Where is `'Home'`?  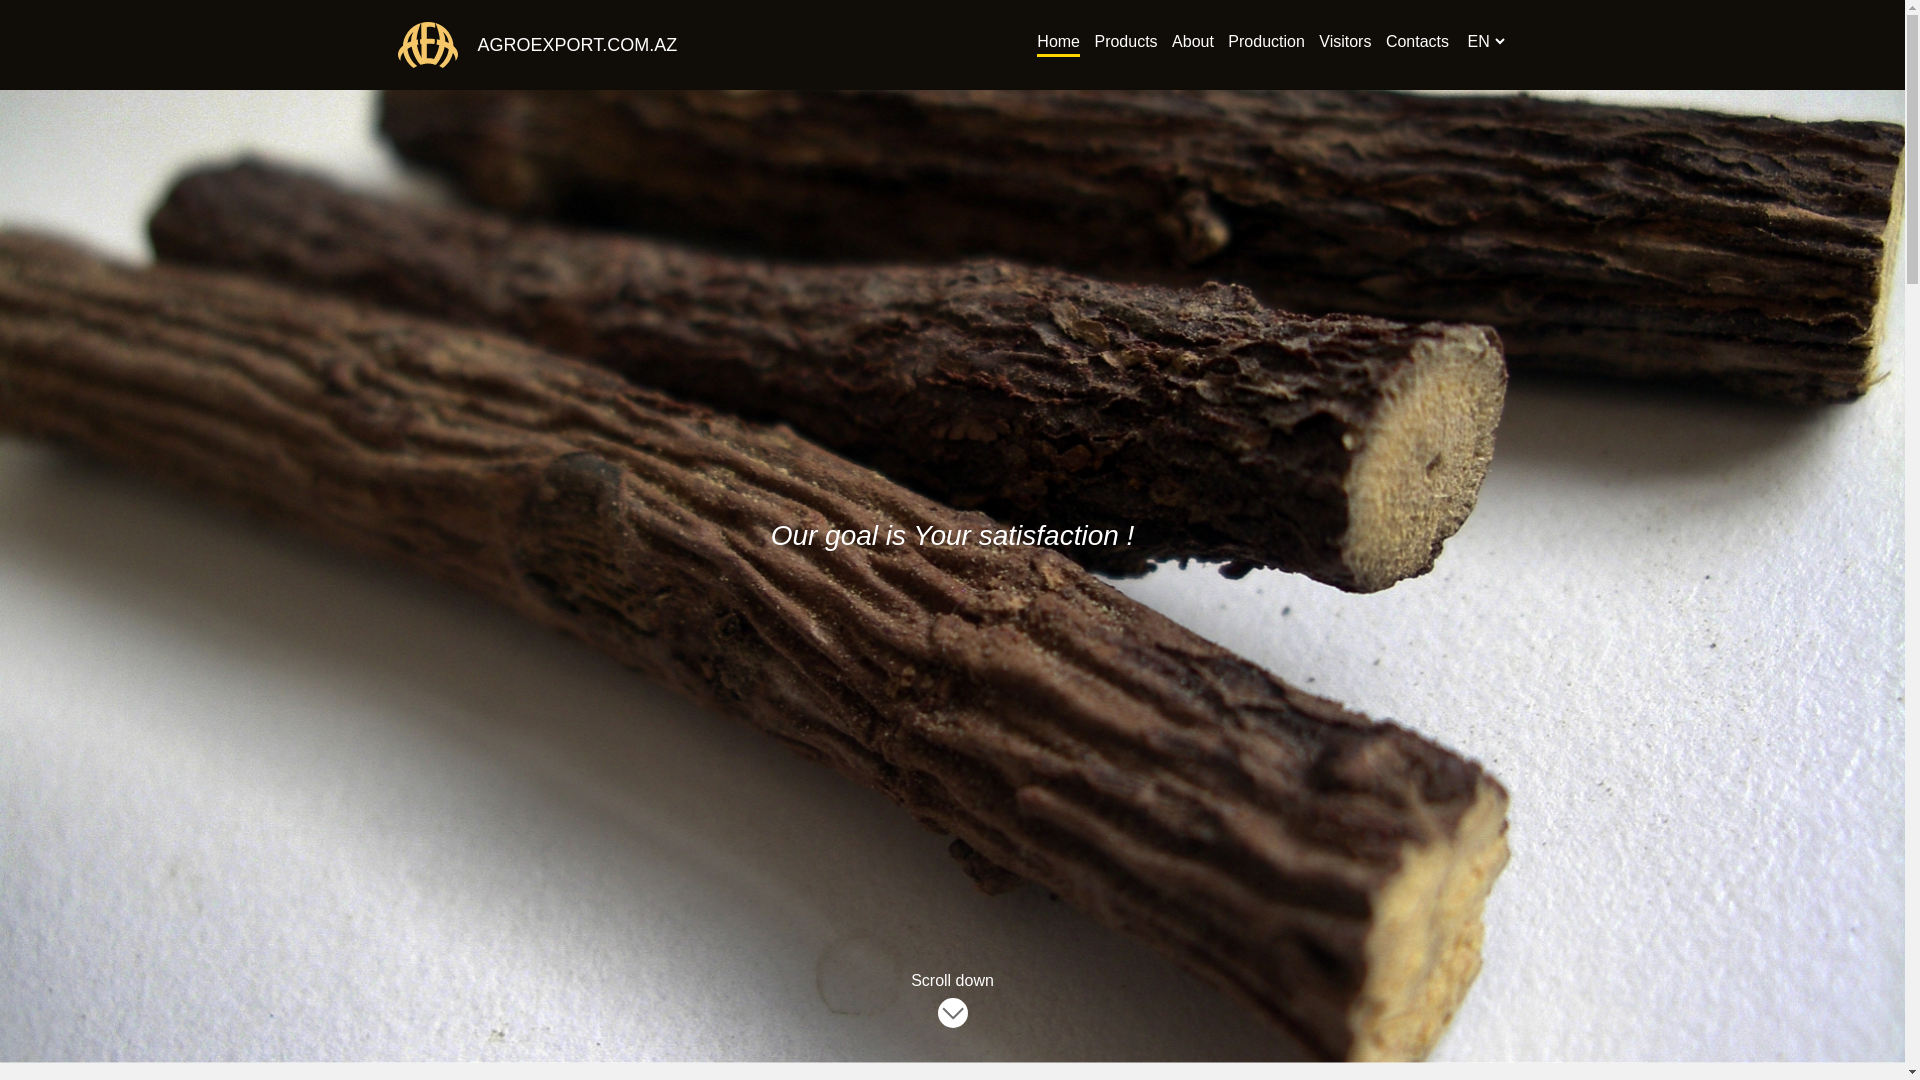 'Home' is located at coordinates (1057, 43).